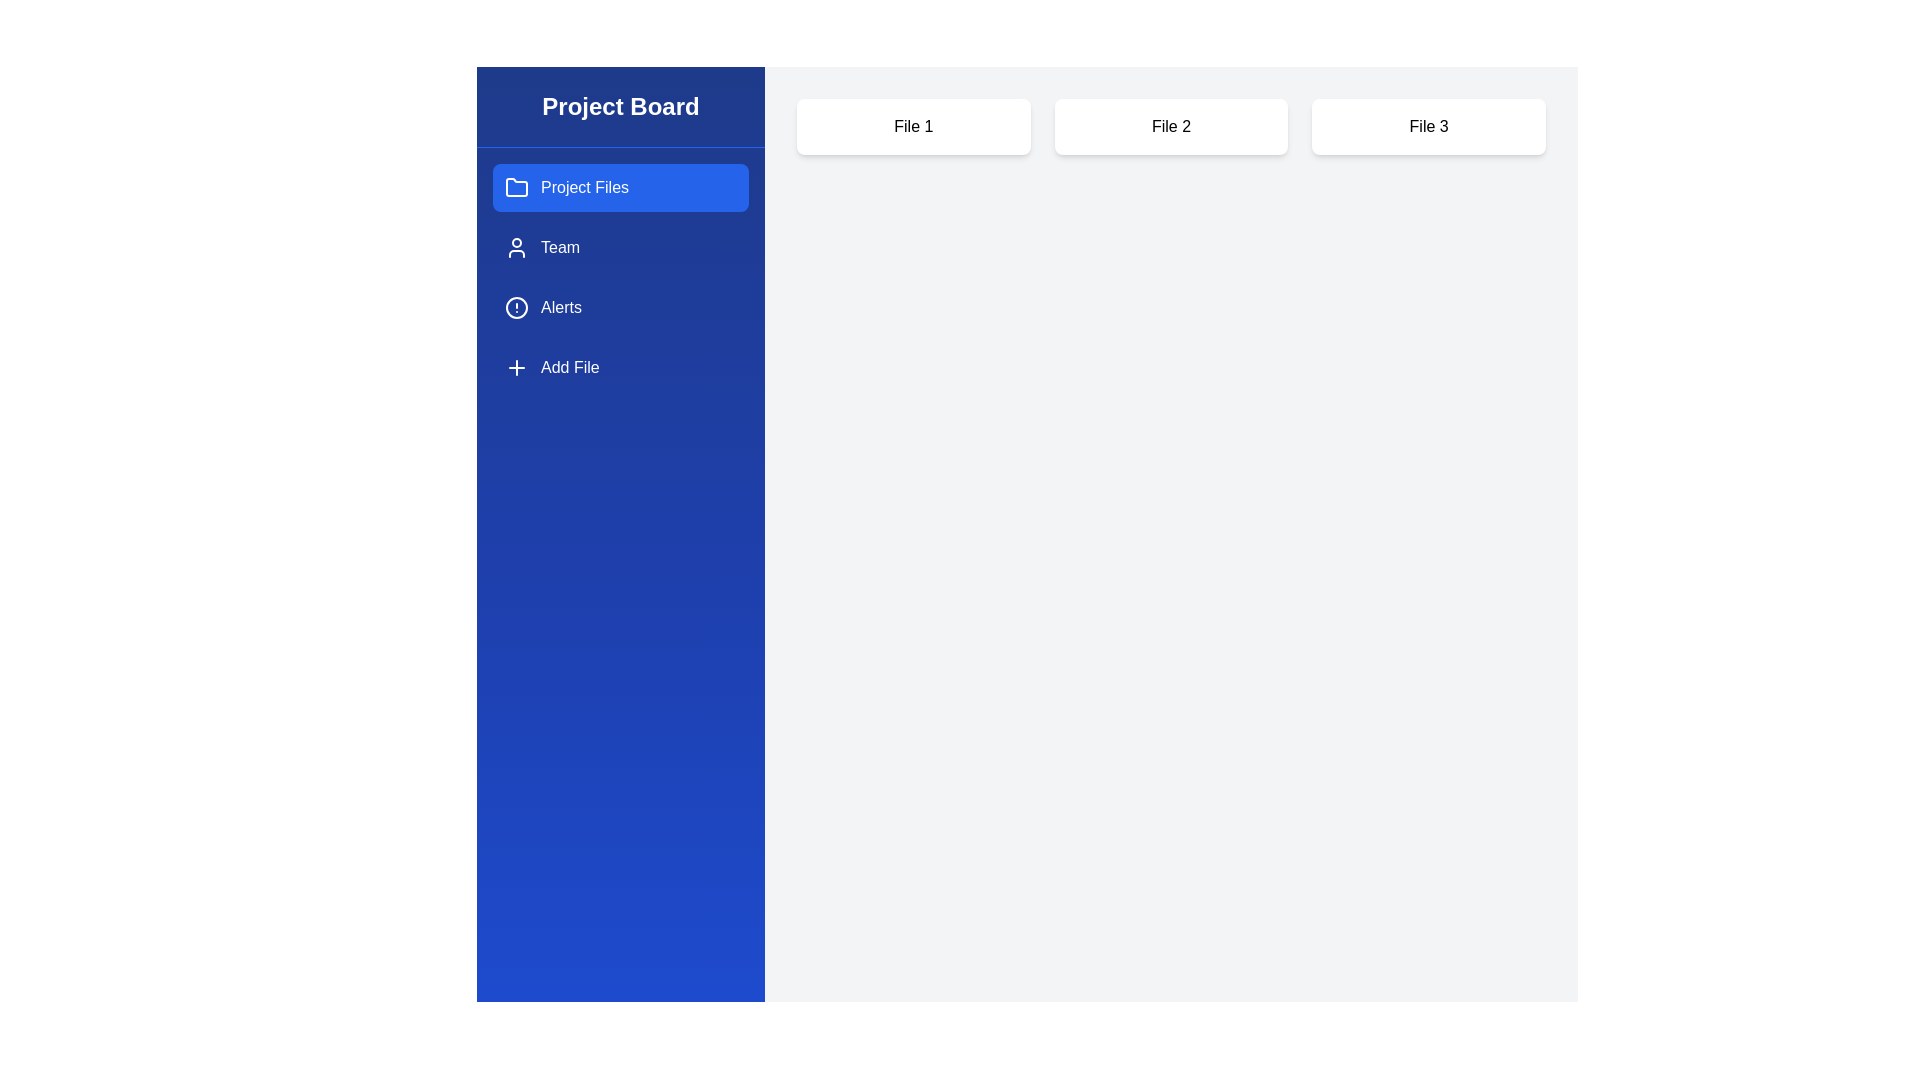 This screenshot has height=1080, width=1920. What do you see at coordinates (584, 188) in the screenshot?
I see `the 'Project Files' text label within the vertical navigation bar on the left side of the interface to interact with the navigation item` at bounding box center [584, 188].